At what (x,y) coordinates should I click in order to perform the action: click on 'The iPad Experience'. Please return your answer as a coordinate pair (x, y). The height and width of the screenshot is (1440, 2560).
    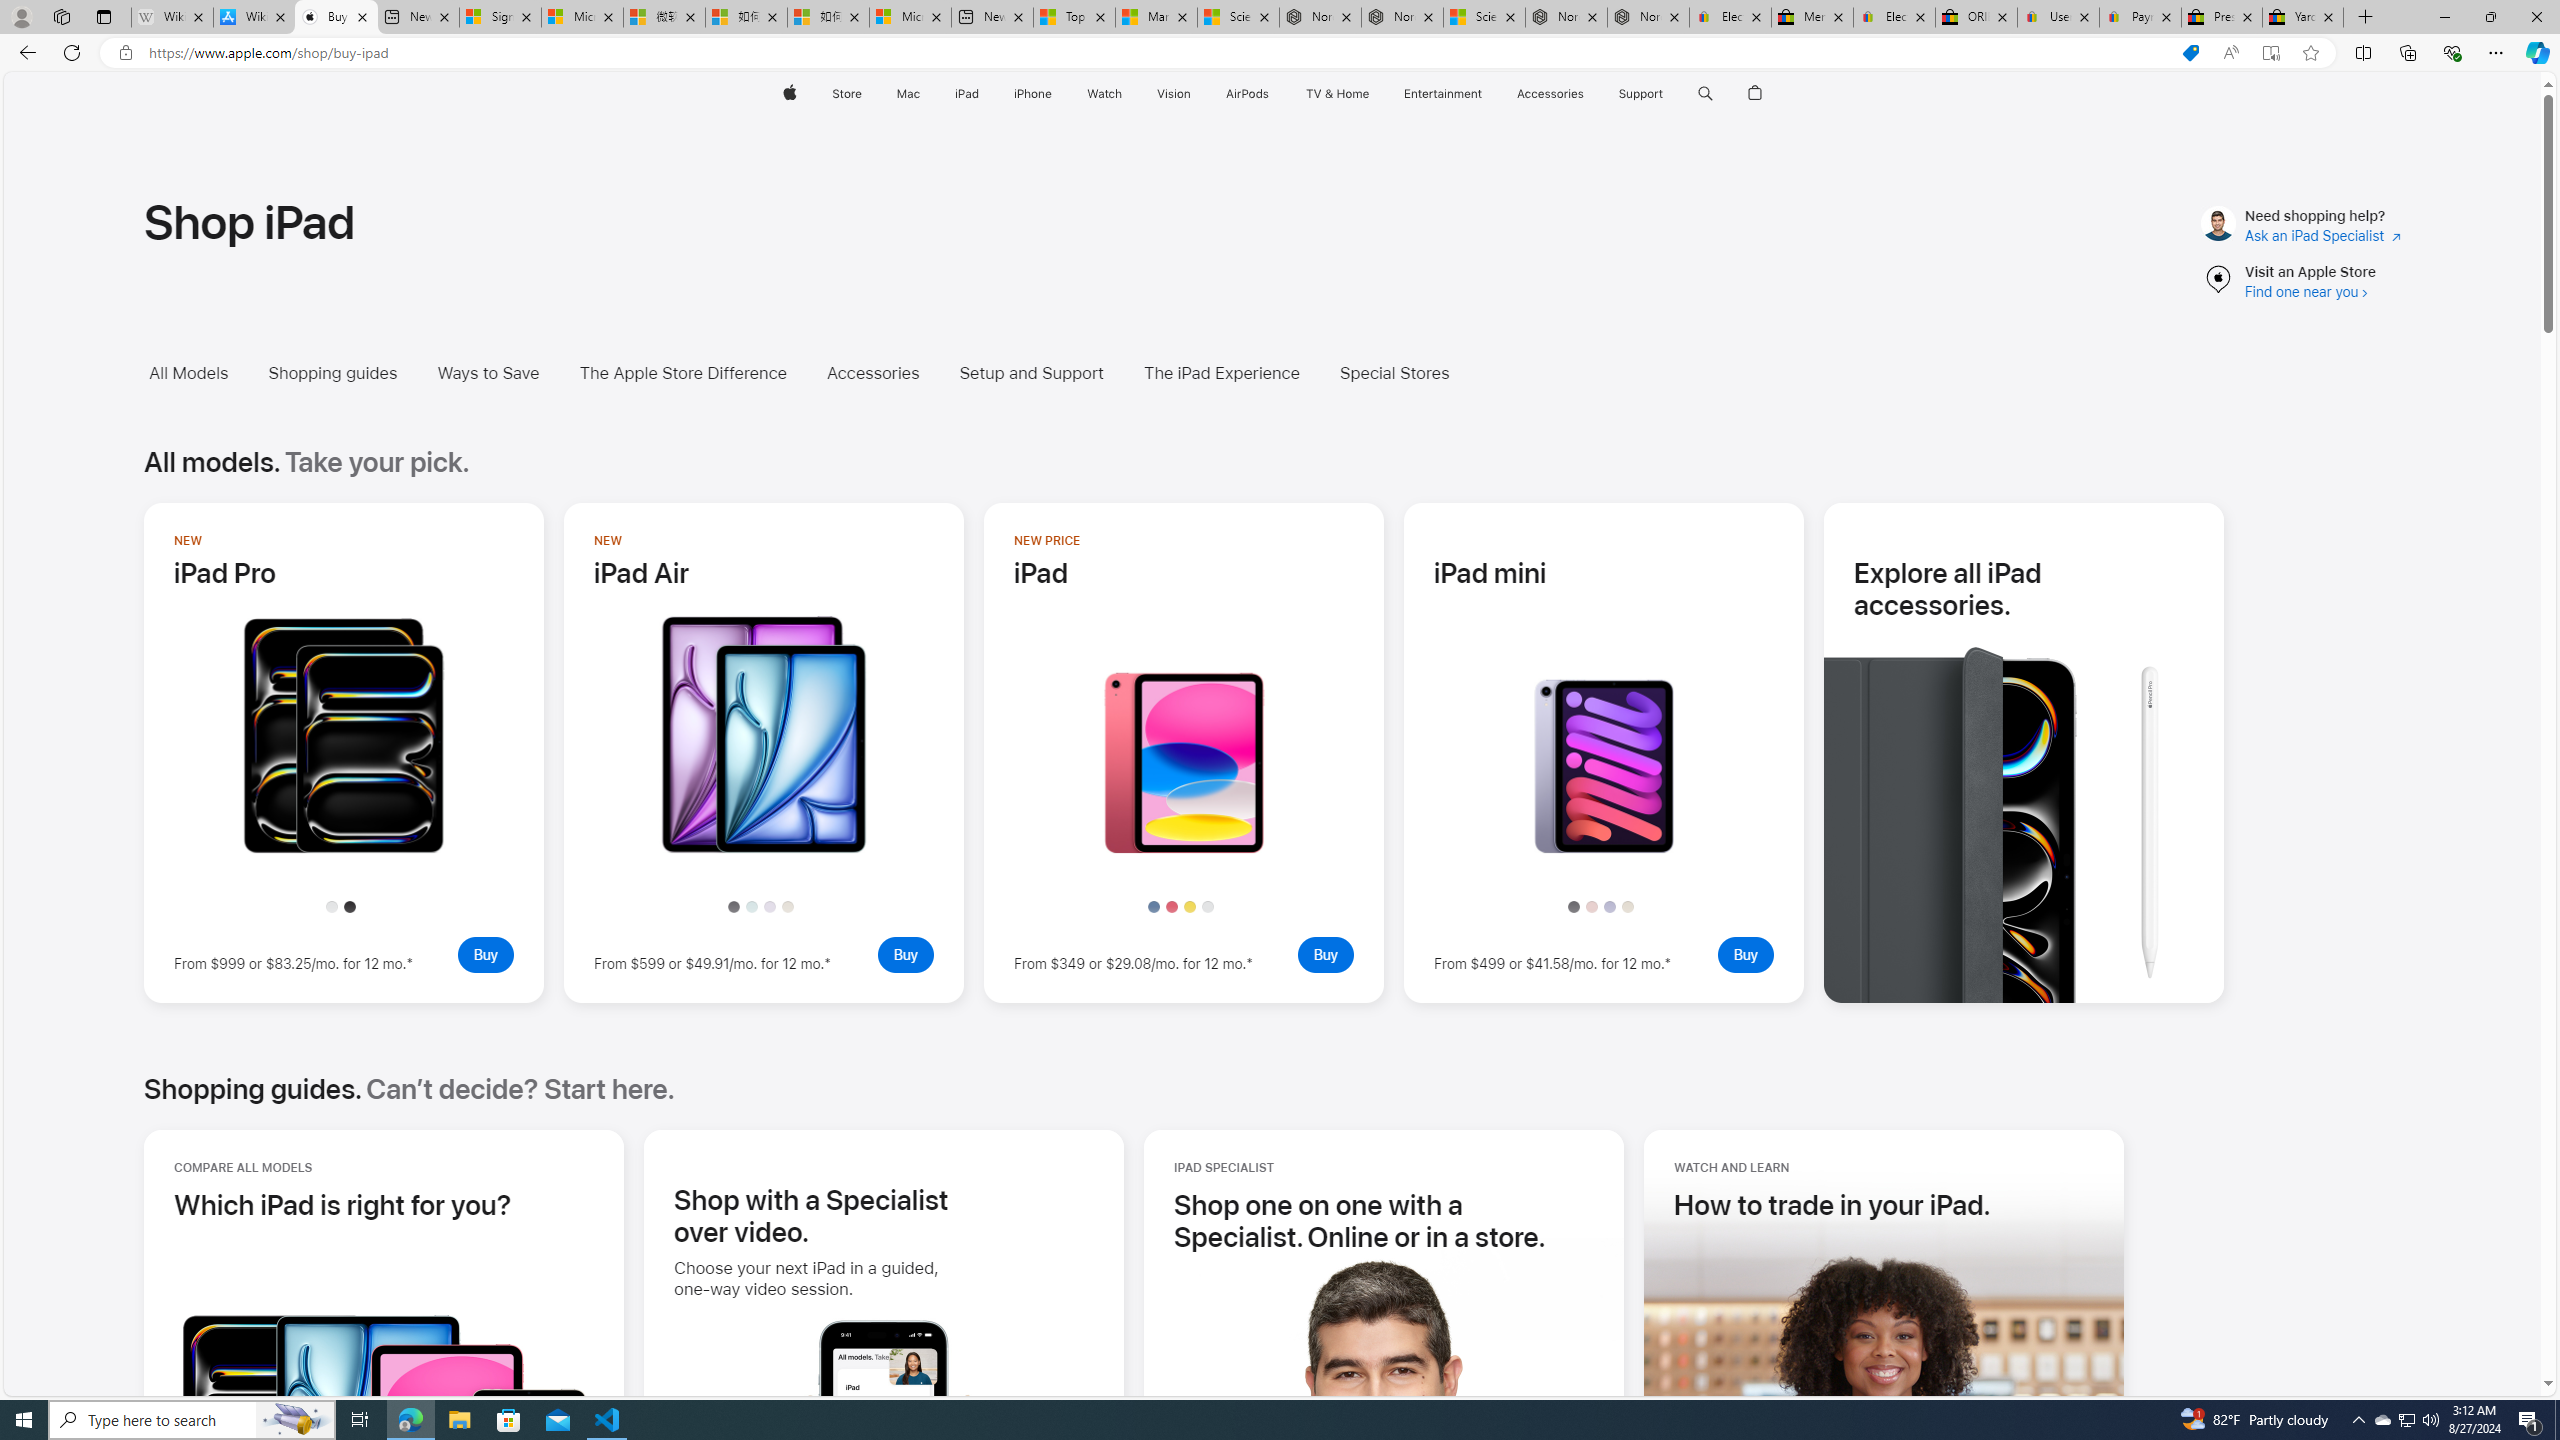
    Looking at the image, I should click on (1220, 372).